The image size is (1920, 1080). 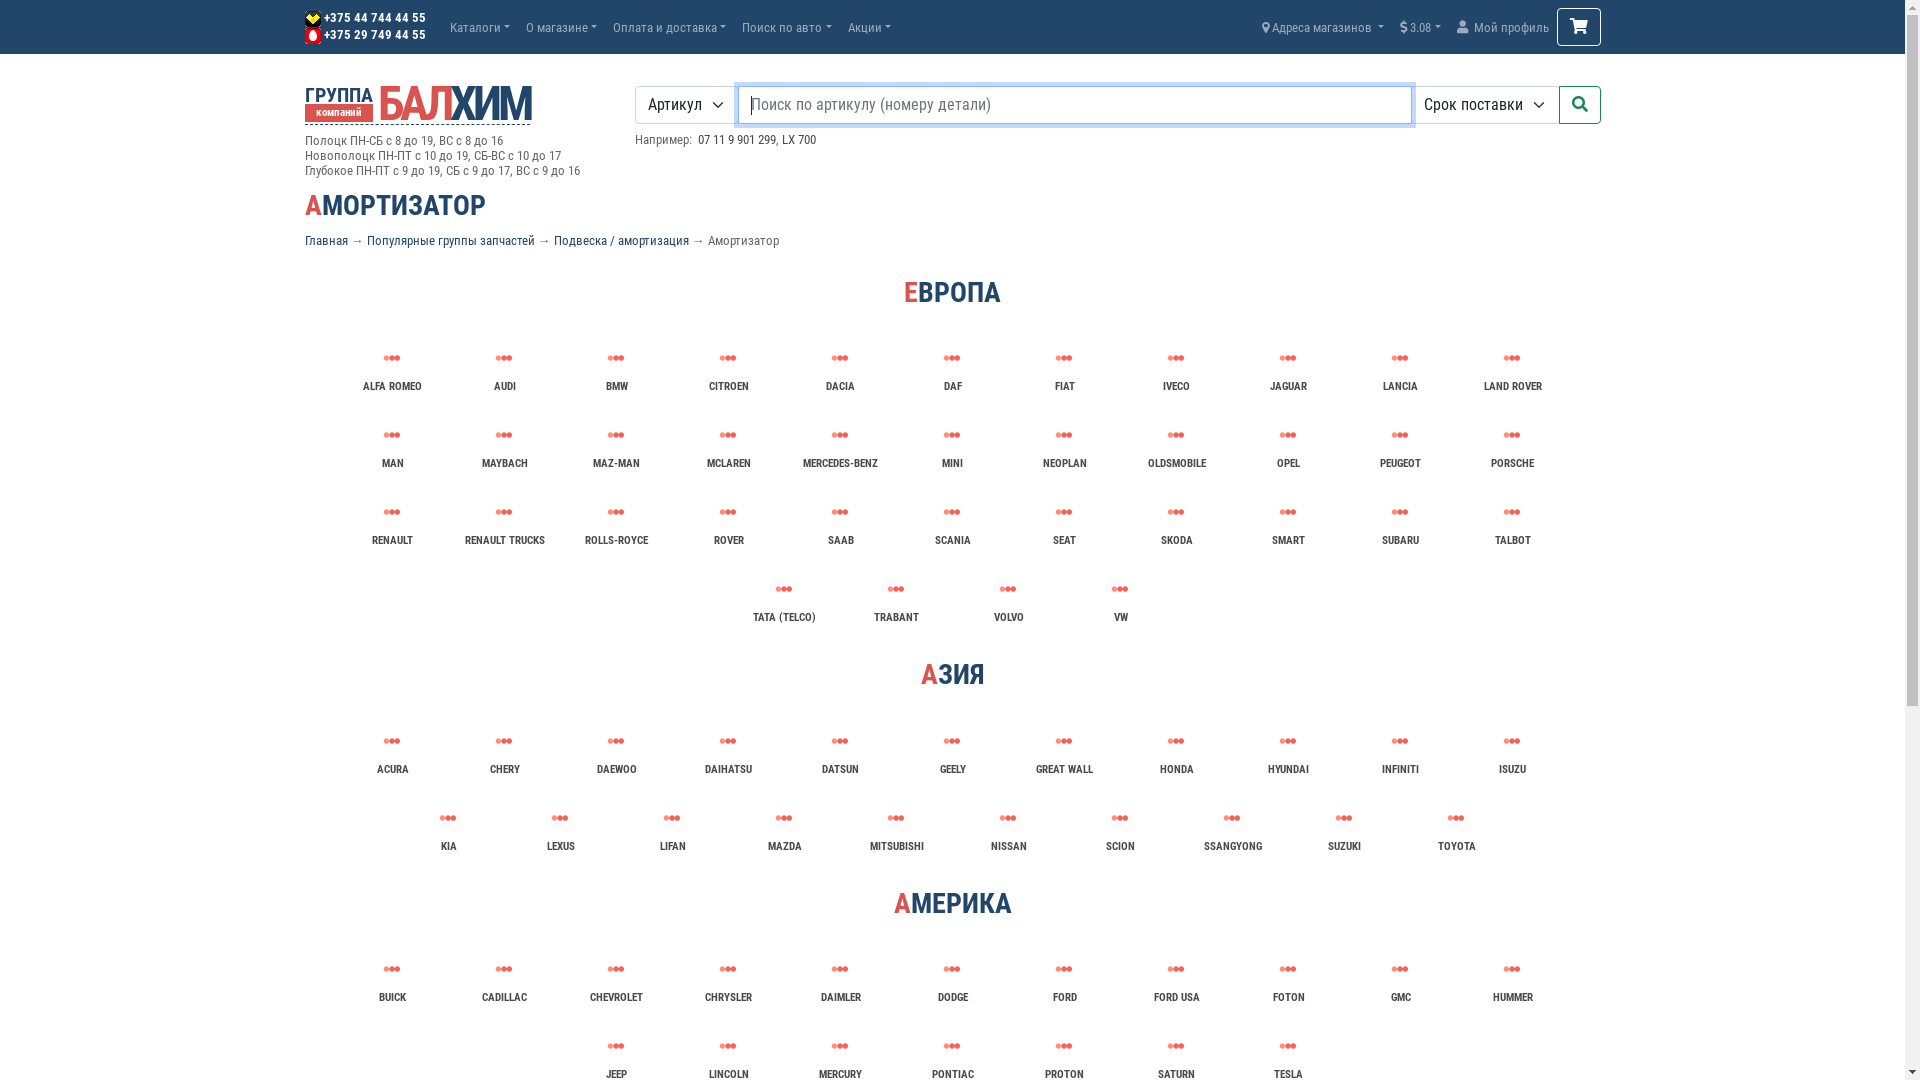 What do you see at coordinates (727, 975) in the screenshot?
I see `'CHRYSLER'` at bounding box center [727, 975].